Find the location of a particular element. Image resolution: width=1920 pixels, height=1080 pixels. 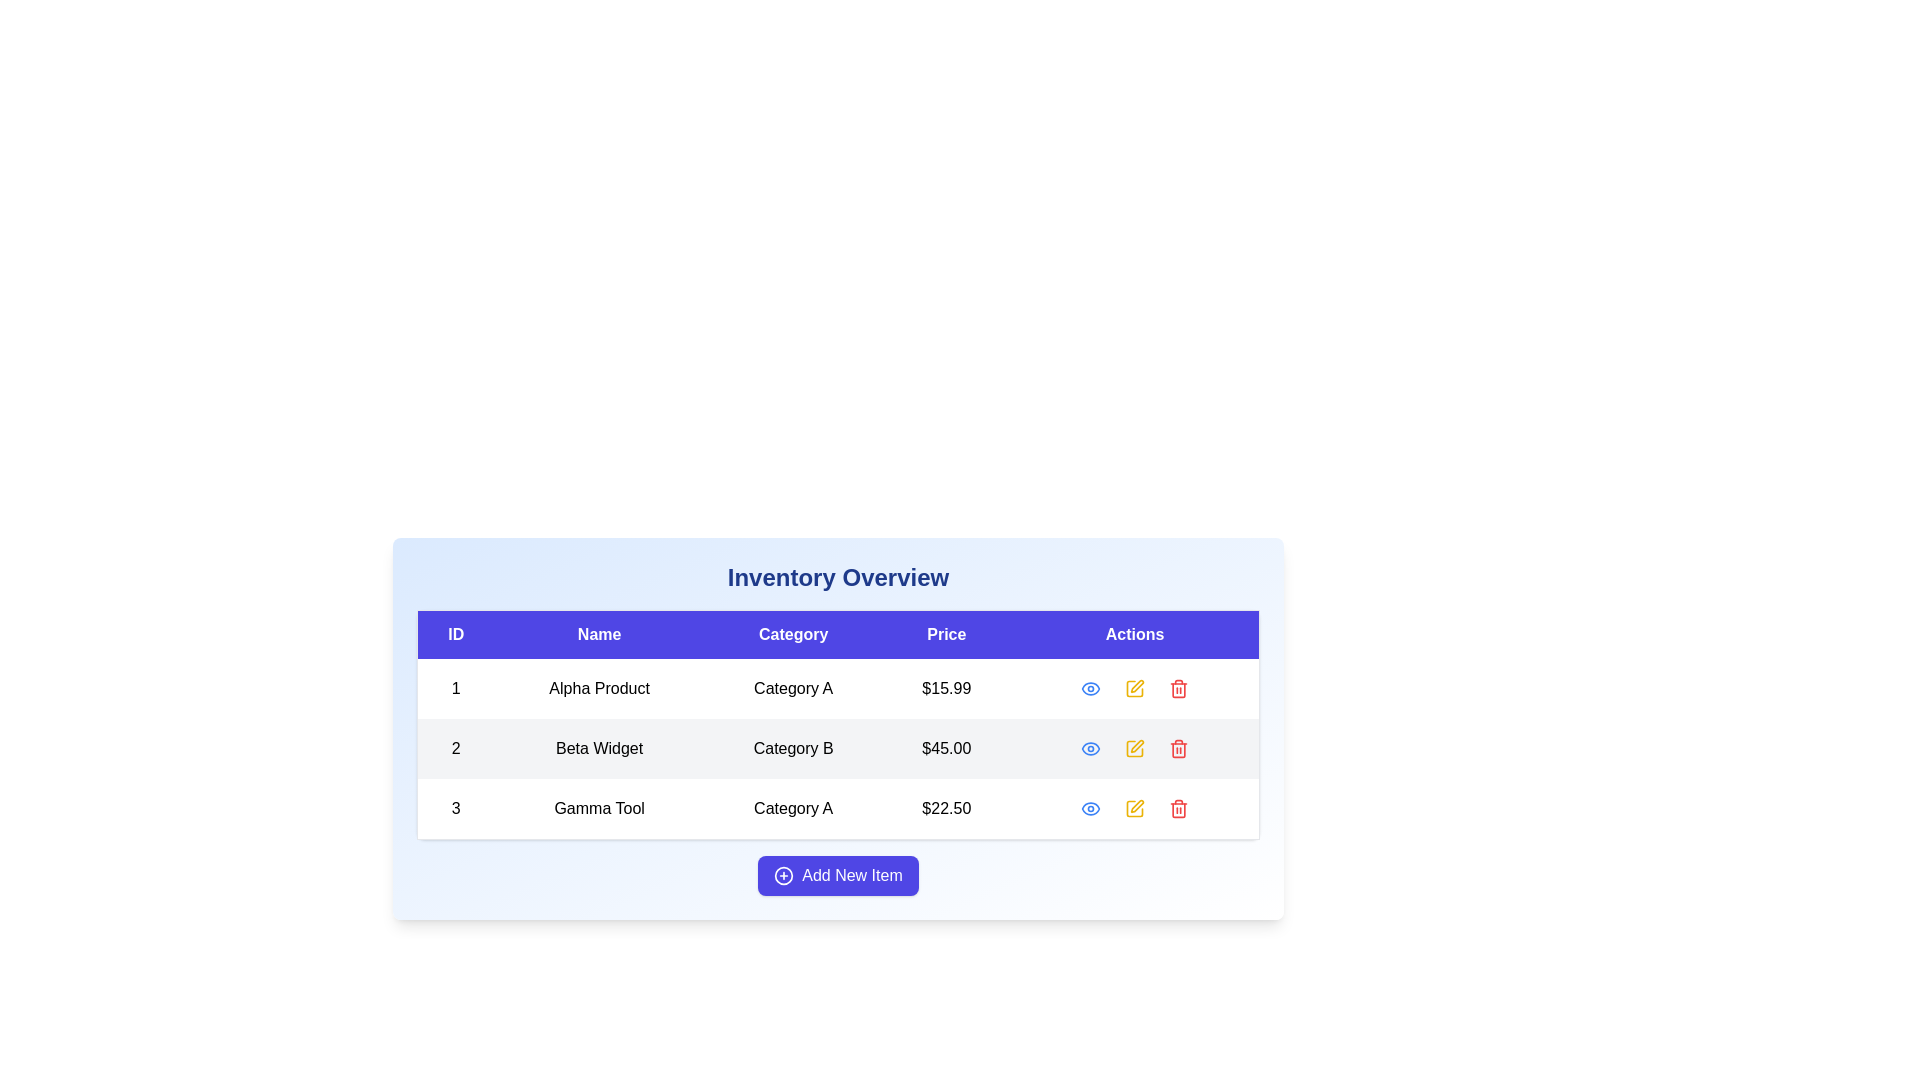

the eye-shaped icon button in the 'Actions' column of the last row of the inventory table for the product 'Gamma Tool' is located at coordinates (1089, 808).